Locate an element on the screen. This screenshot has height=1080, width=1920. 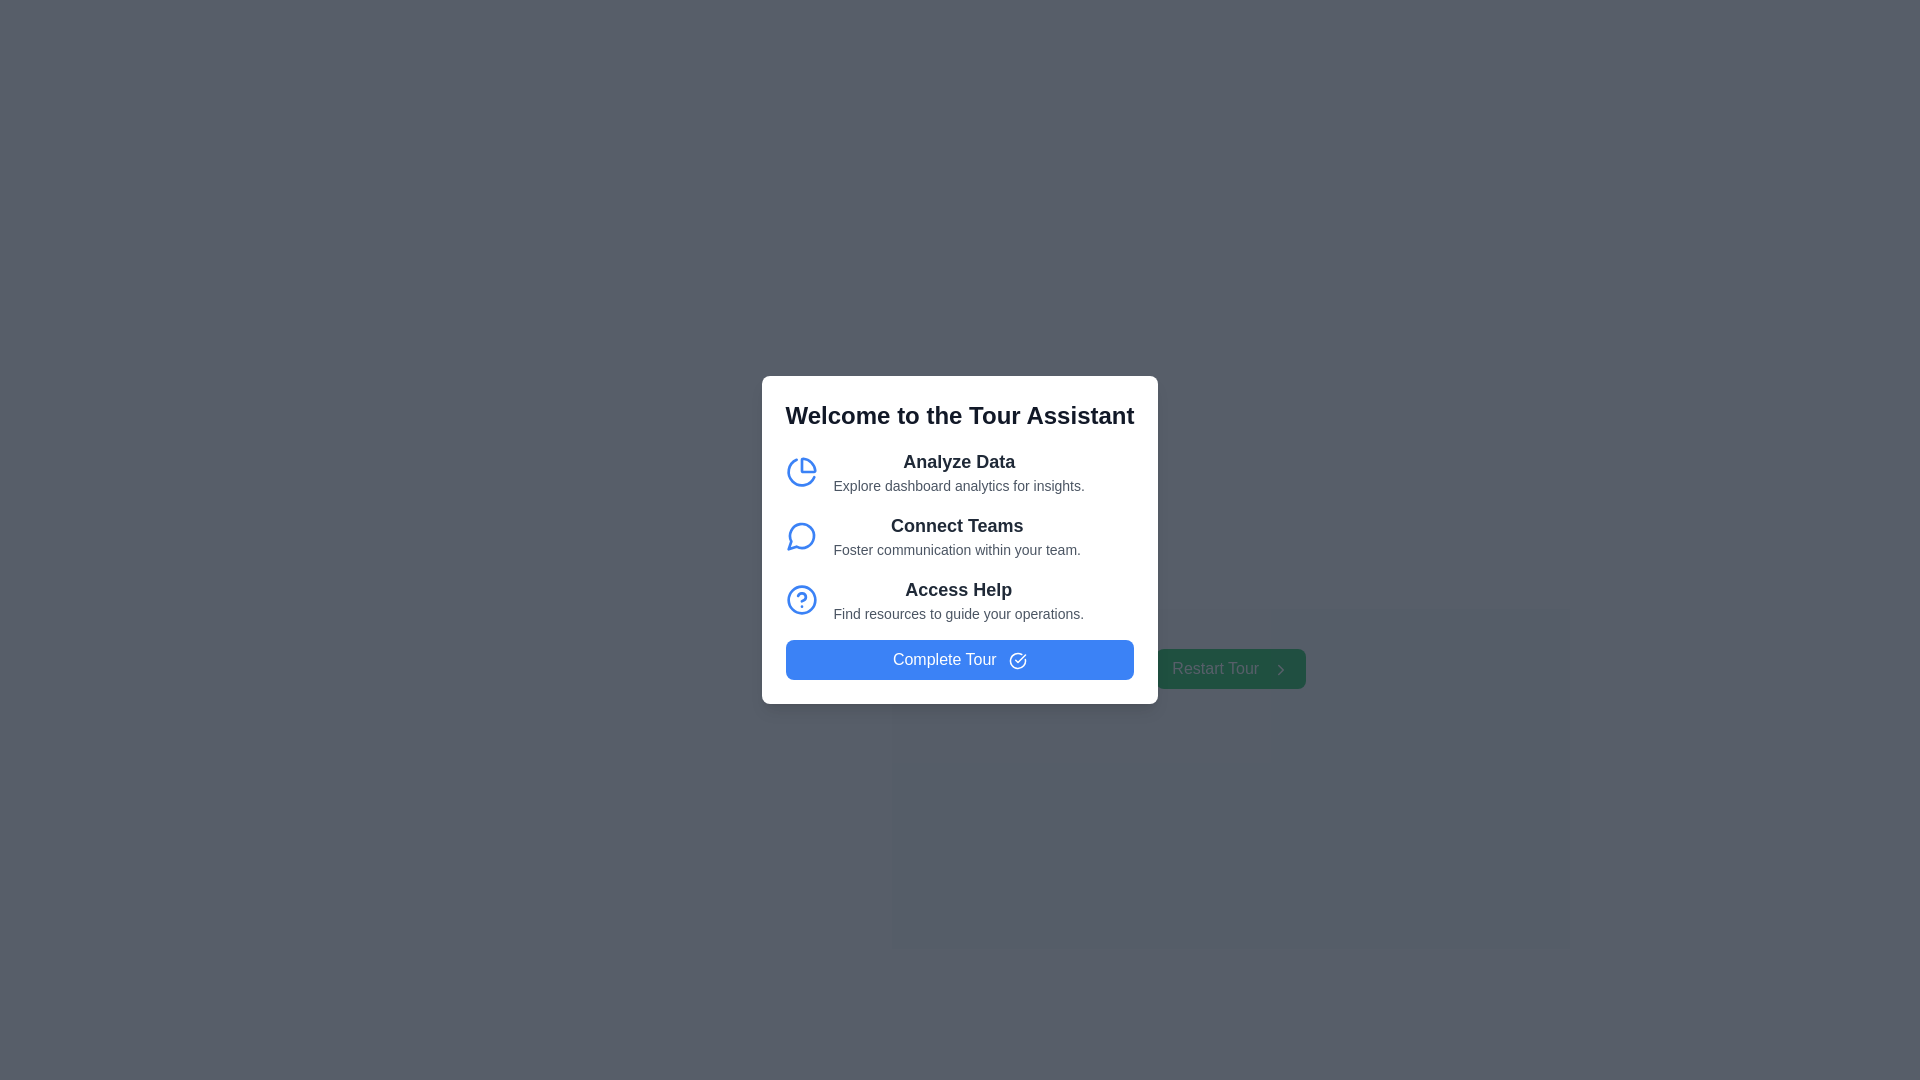
the prominently styled heading with the text 'Welcome to the Tour Assistant' located at the top of the modal dialog is located at coordinates (960, 415).